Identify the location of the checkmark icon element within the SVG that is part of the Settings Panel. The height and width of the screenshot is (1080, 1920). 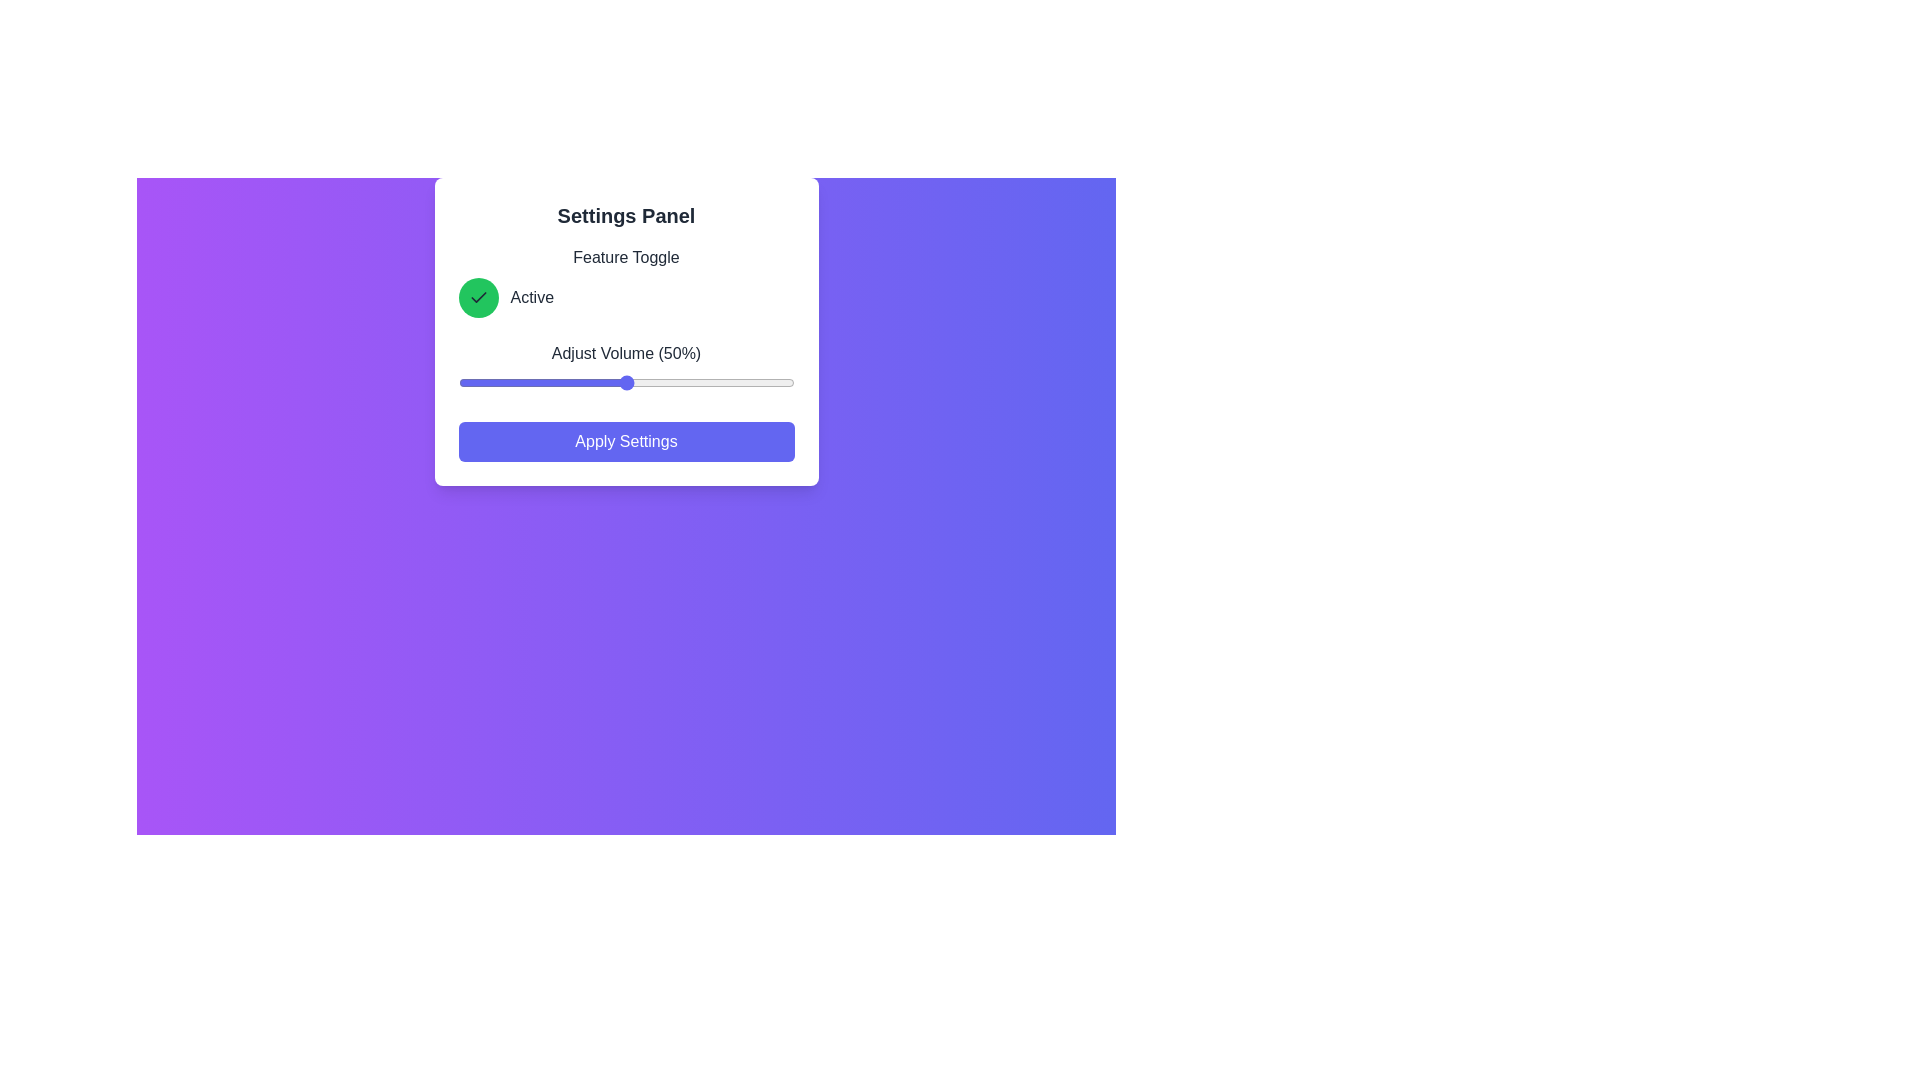
(477, 297).